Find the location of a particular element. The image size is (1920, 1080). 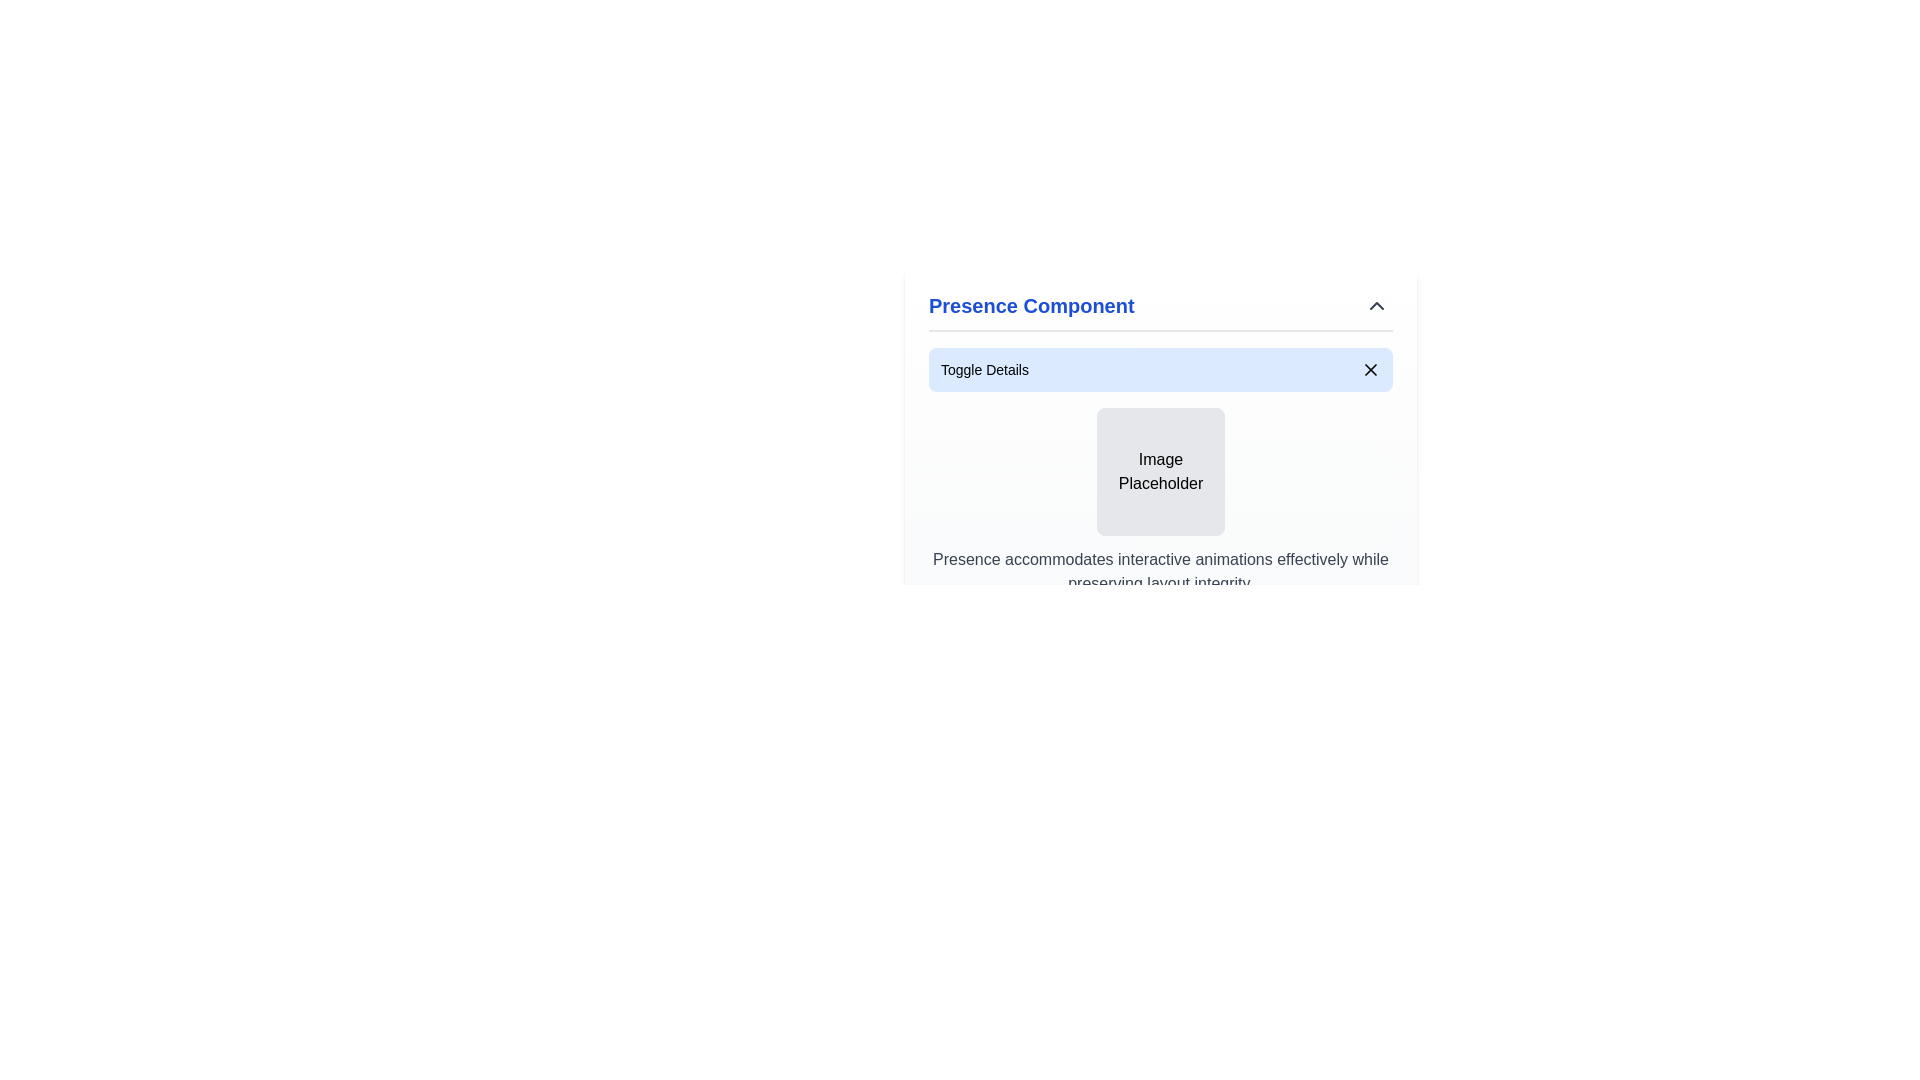

the 'Toggle Details' text label is located at coordinates (984, 370).